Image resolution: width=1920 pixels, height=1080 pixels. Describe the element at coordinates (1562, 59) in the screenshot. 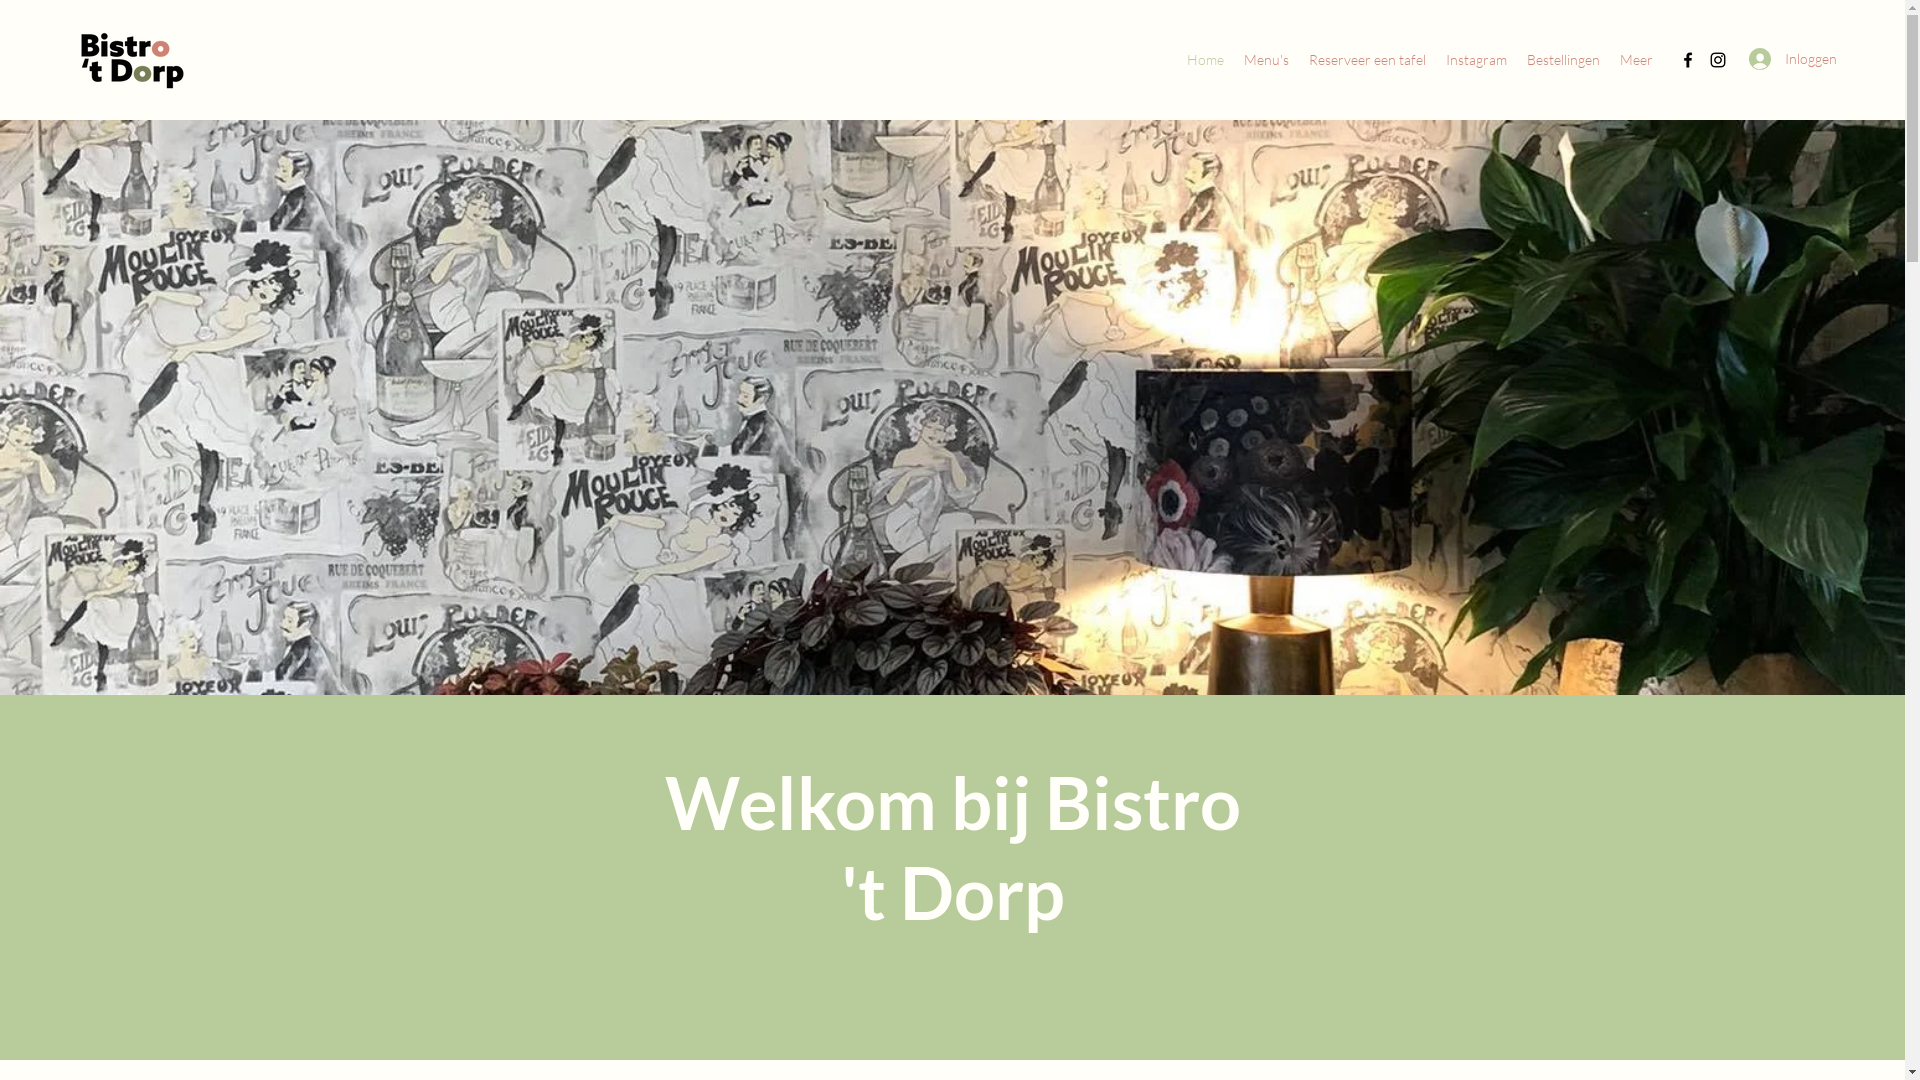

I see `'Bestellingen'` at that location.